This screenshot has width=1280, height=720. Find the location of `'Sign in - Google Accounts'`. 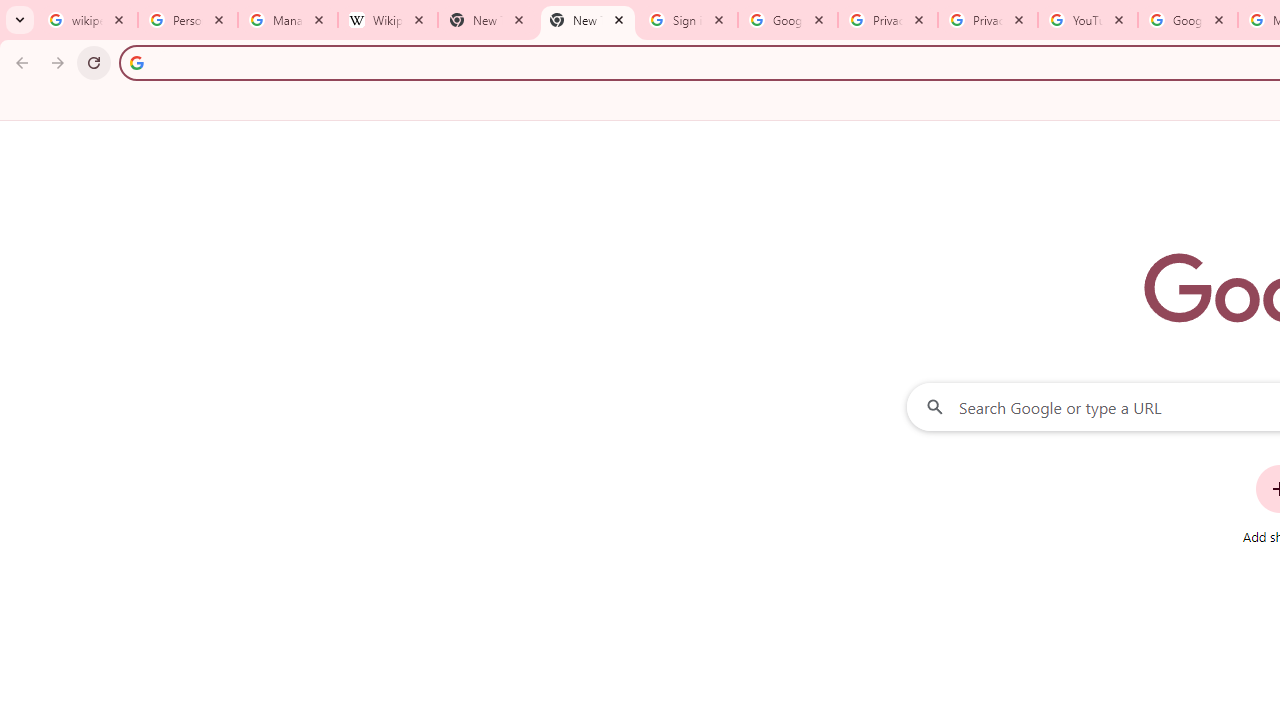

'Sign in - Google Accounts' is located at coordinates (688, 20).